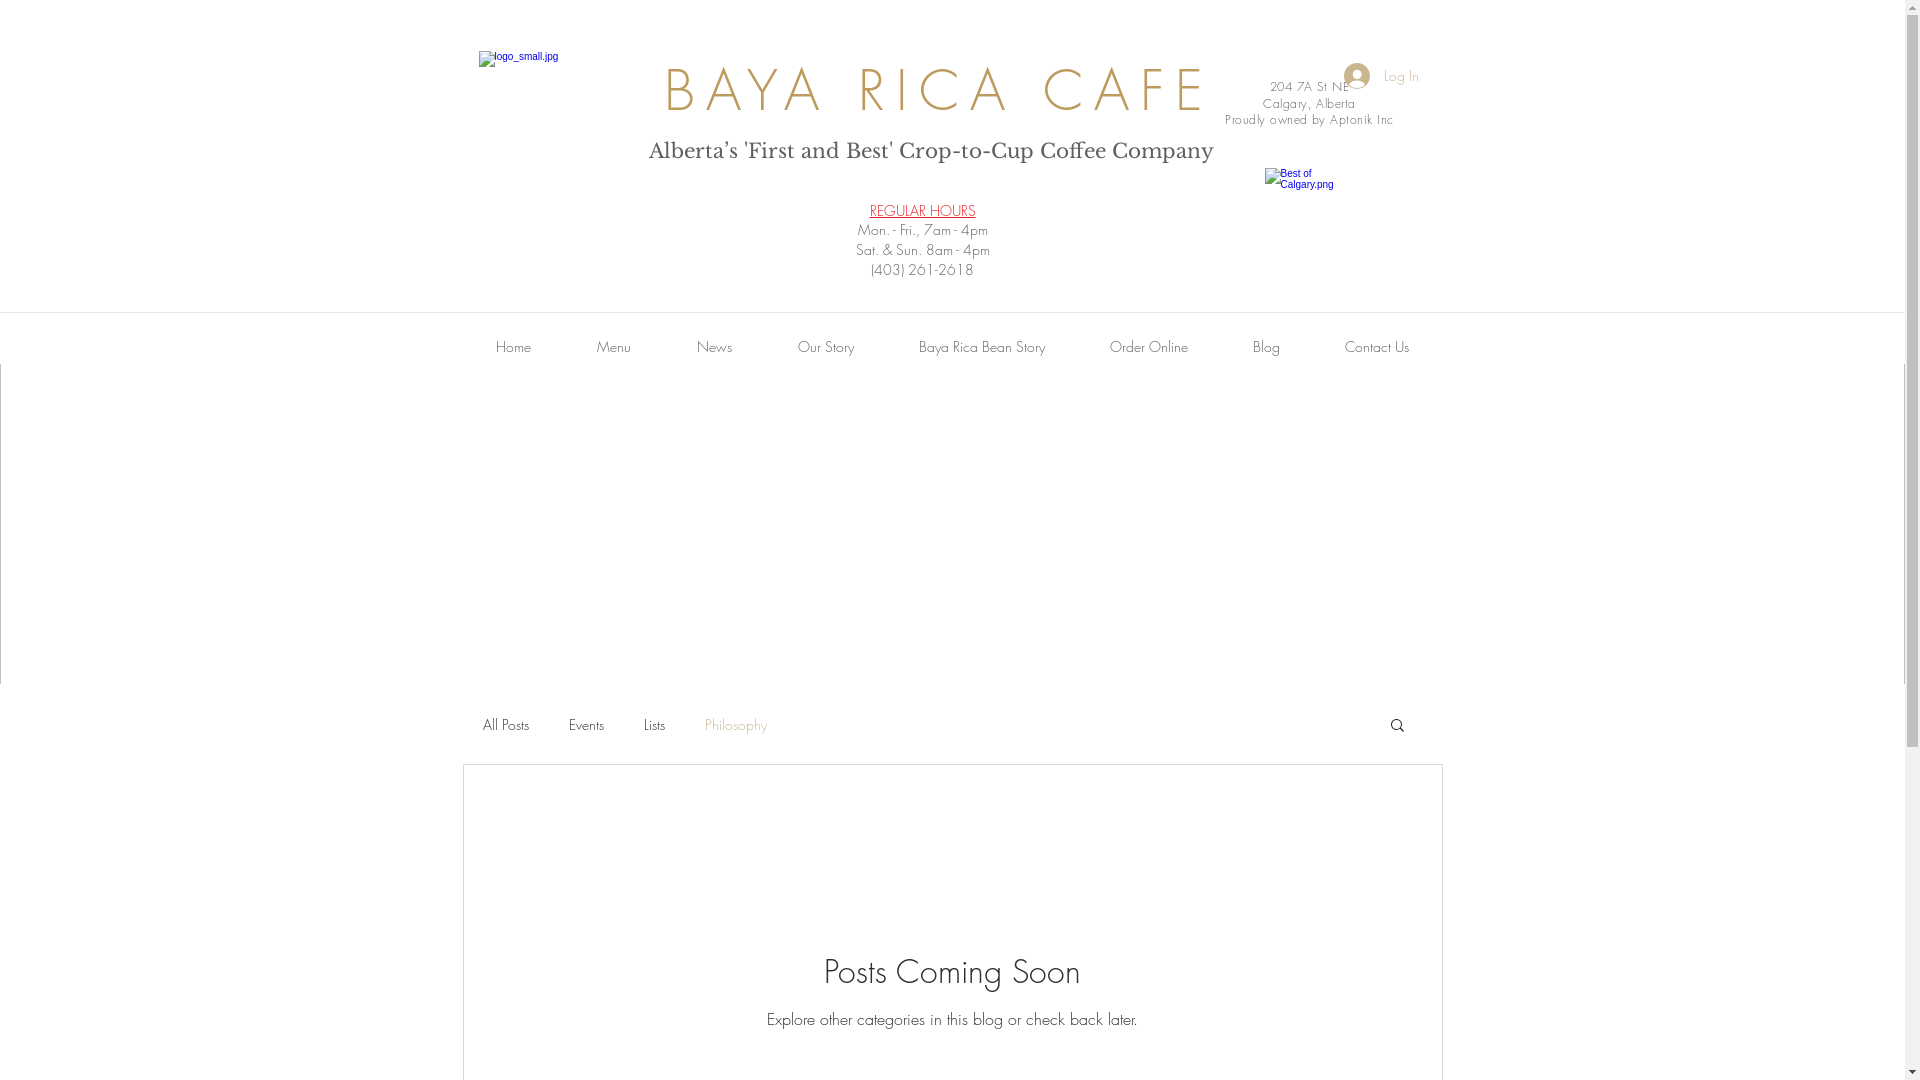 The height and width of the screenshot is (1080, 1920). I want to click on 'News', so click(714, 346).